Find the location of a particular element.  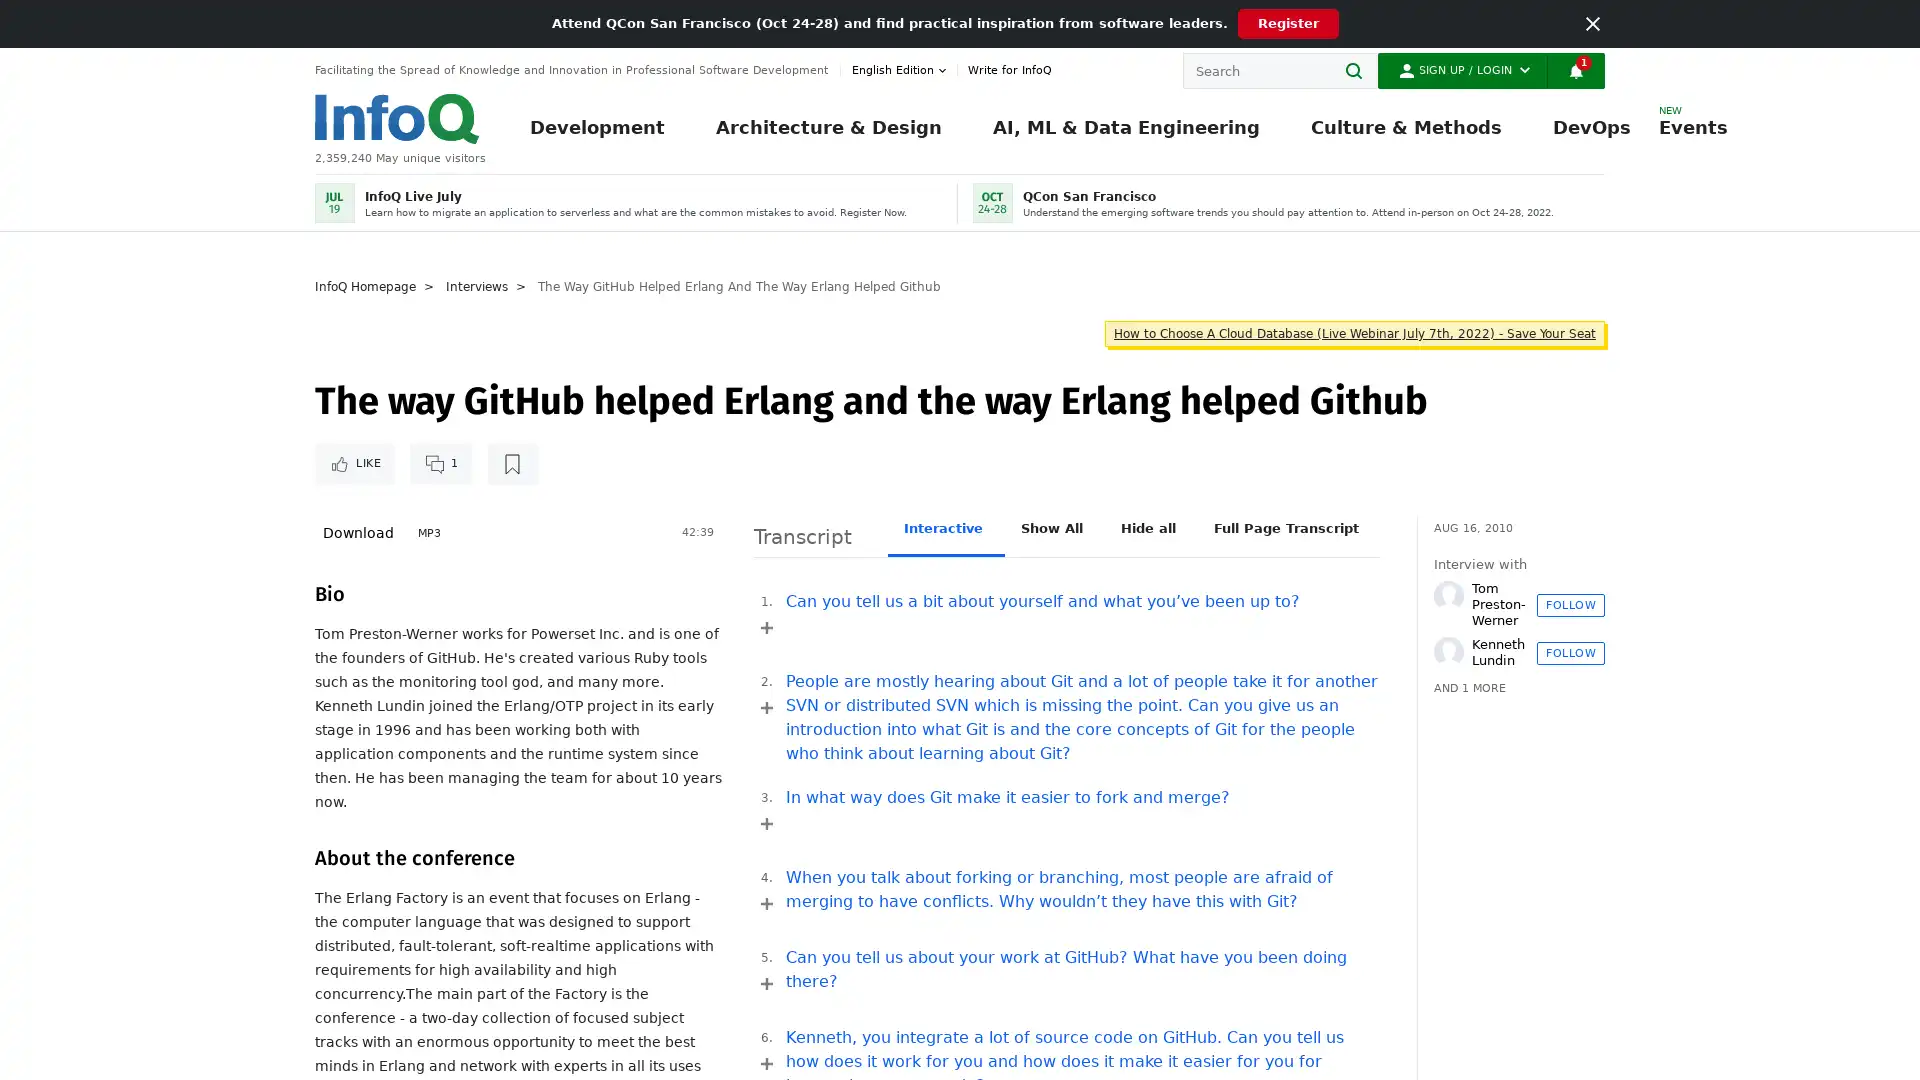

Read later is located at coordinates (512, 463).